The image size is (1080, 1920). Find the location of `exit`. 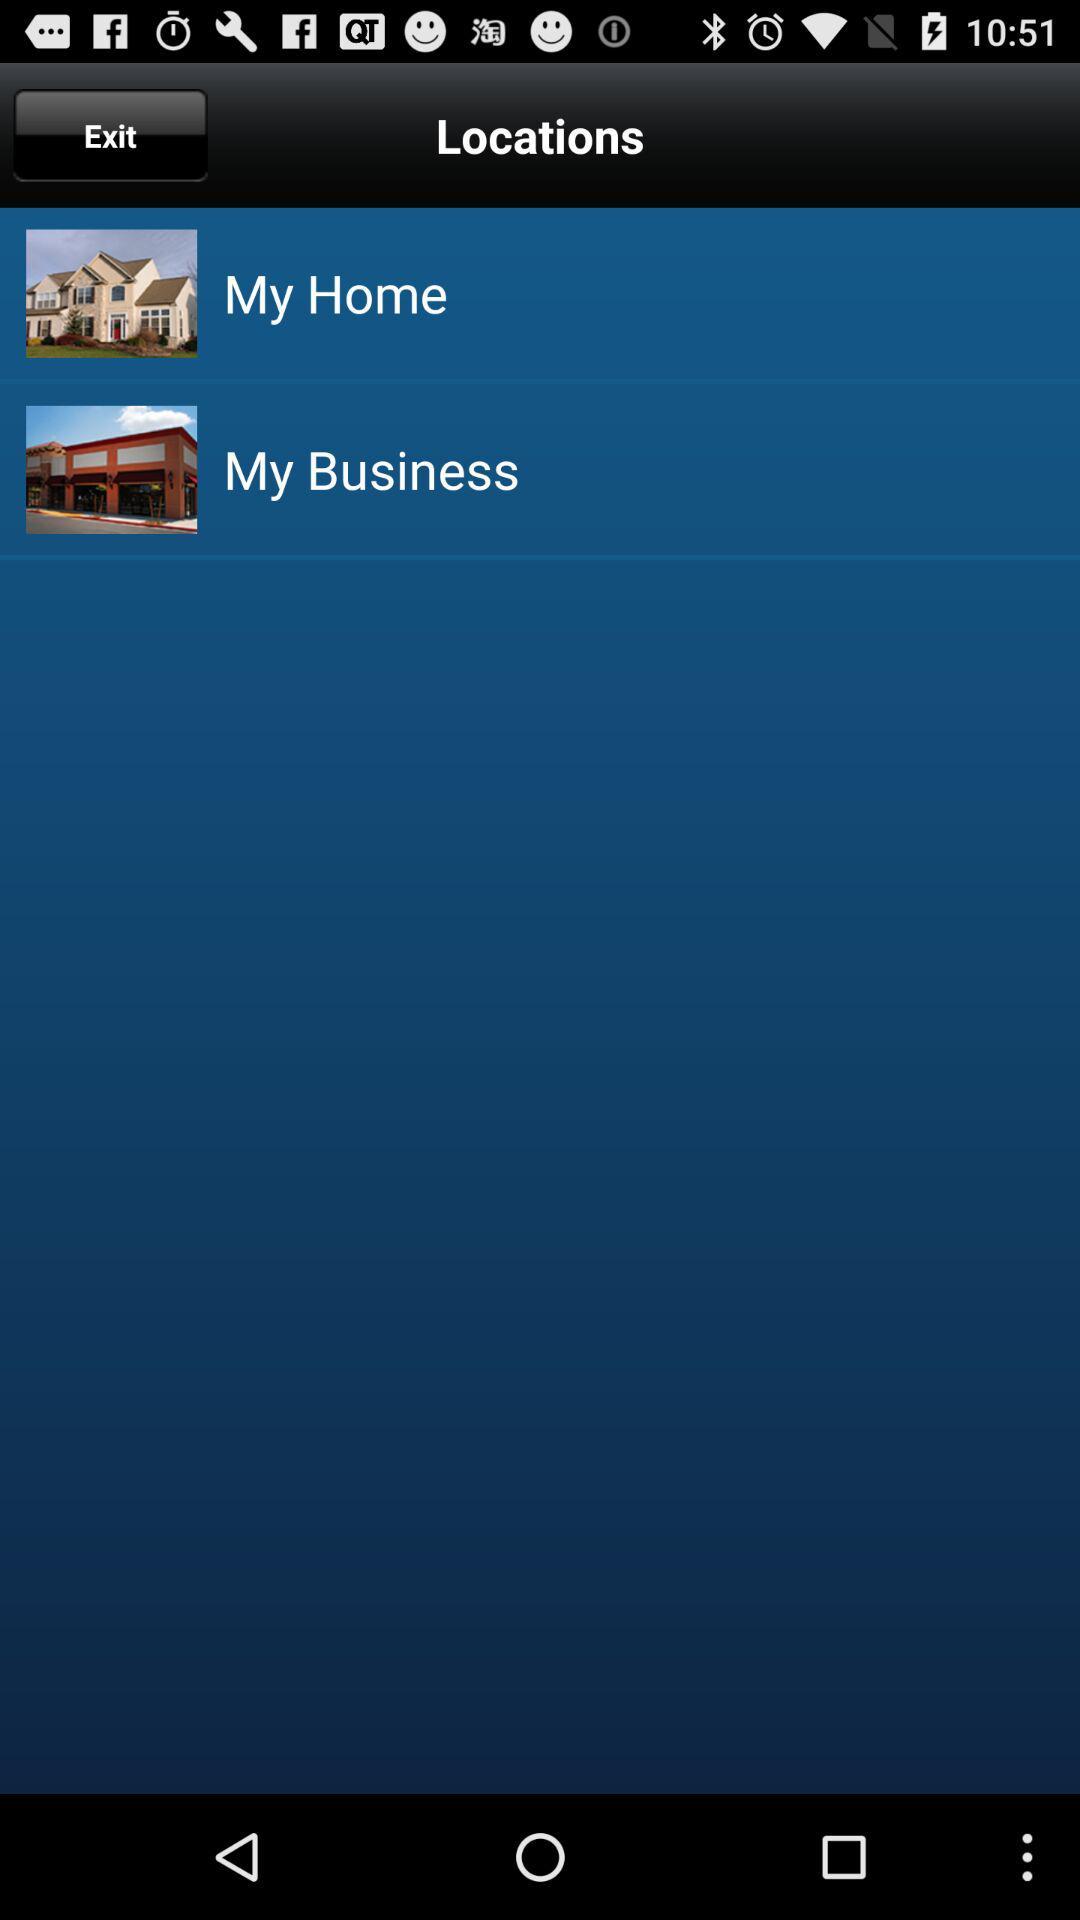

exit is located at coordinates (110, 134).